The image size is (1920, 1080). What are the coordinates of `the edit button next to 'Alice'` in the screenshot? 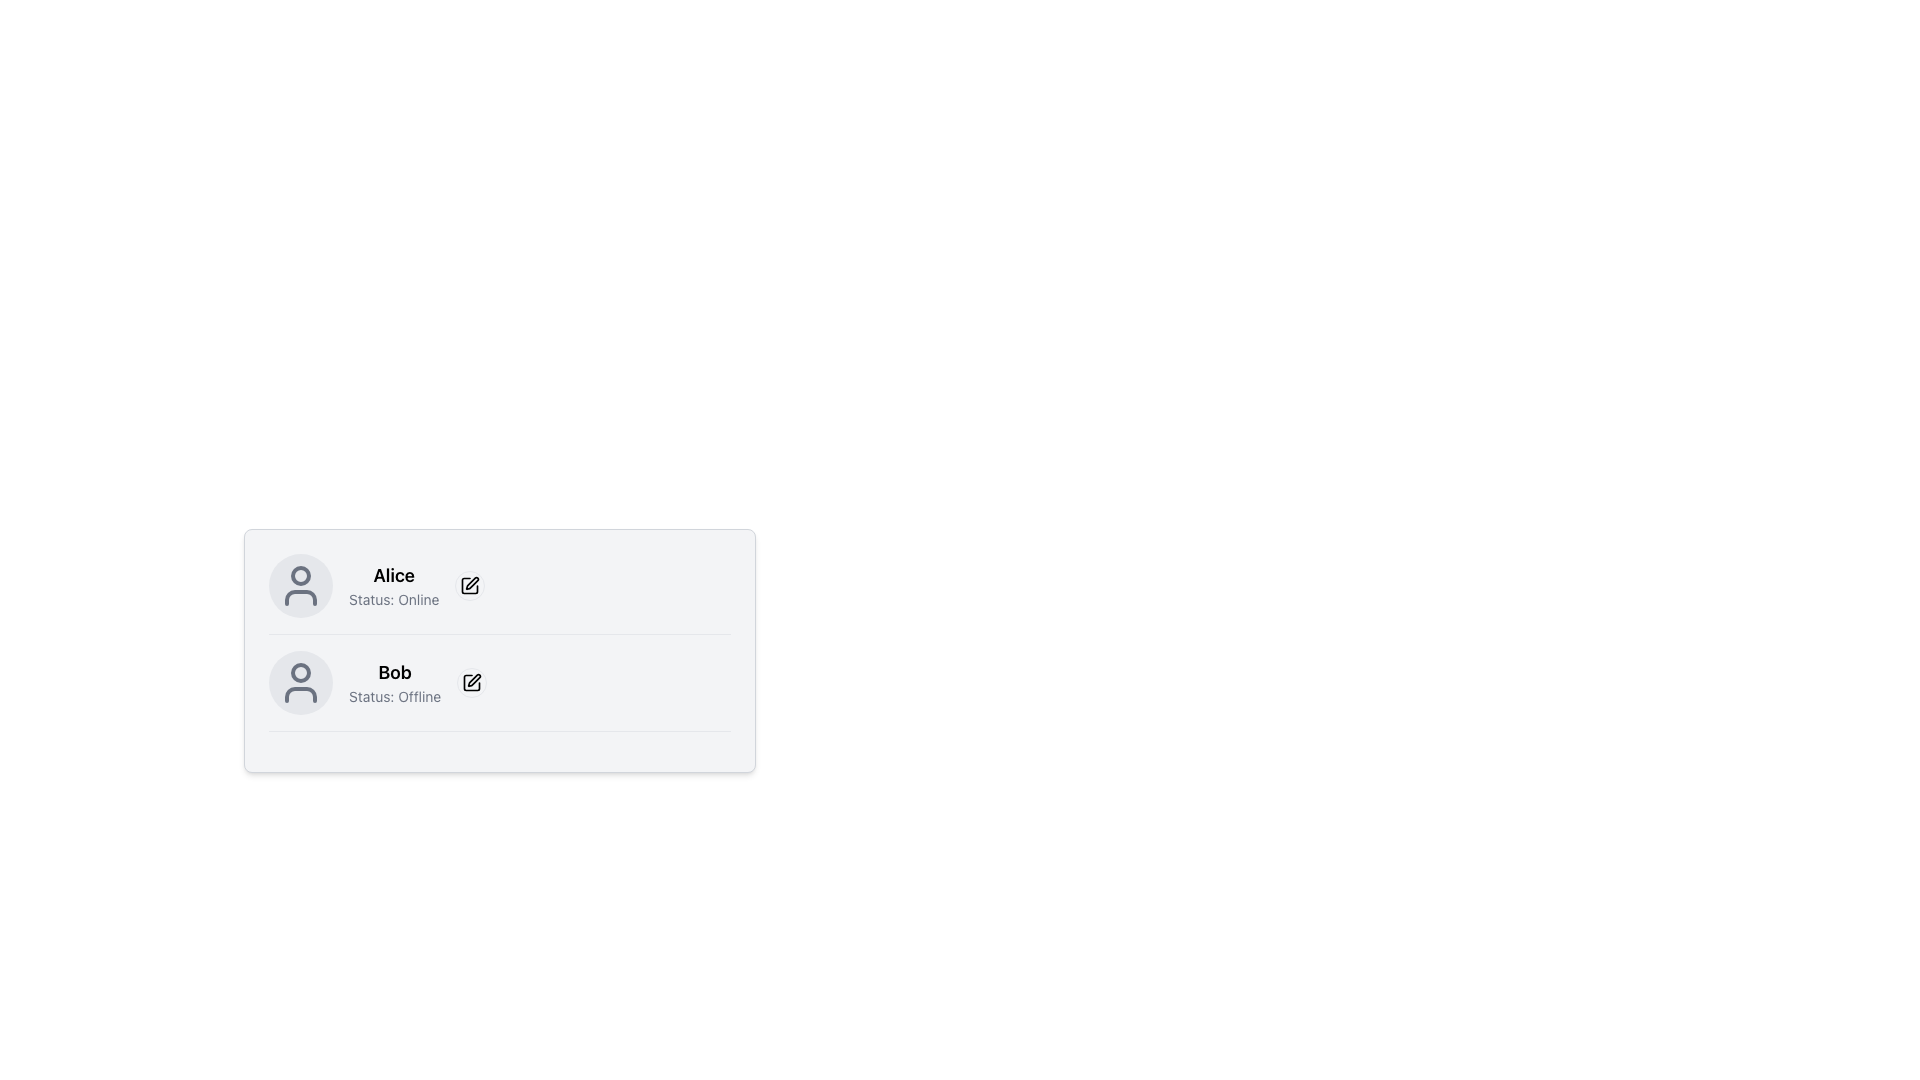 It's located at (469, 585).